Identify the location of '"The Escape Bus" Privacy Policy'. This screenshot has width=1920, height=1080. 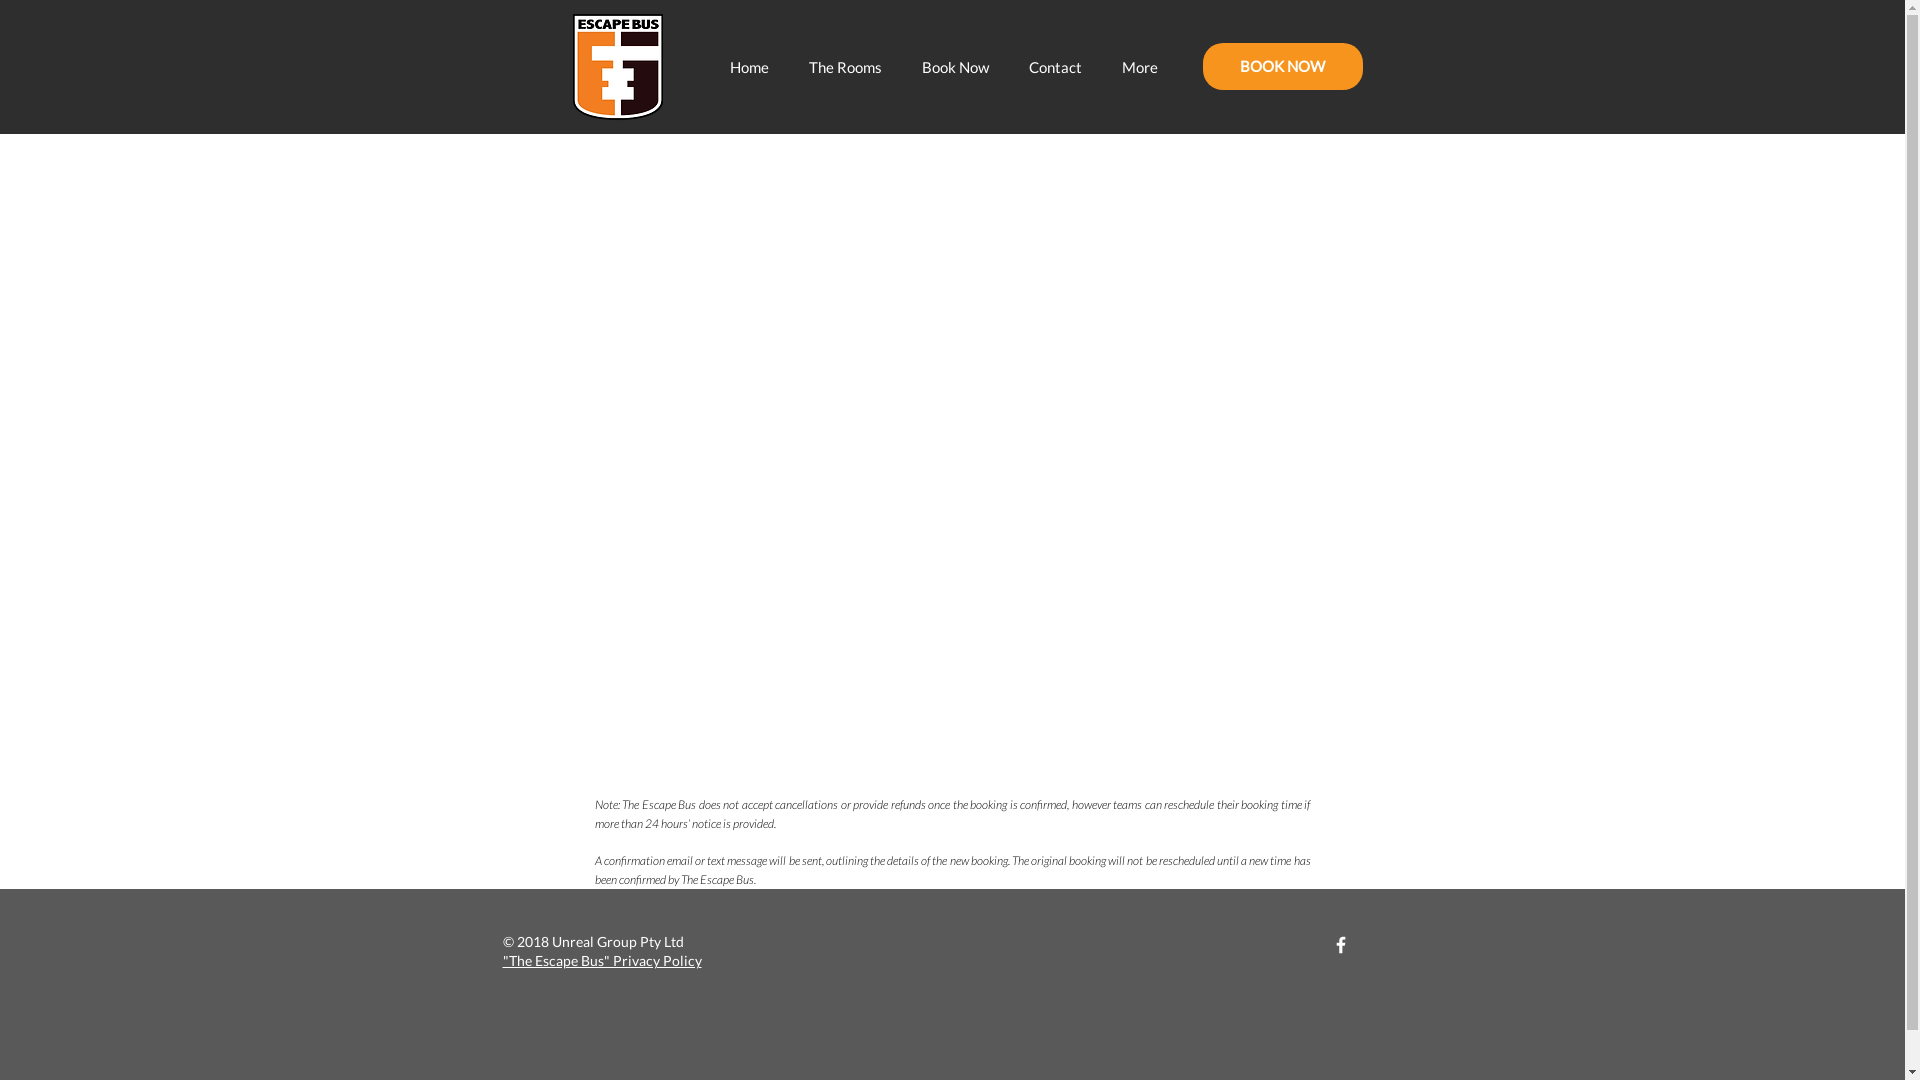
(600, 959).